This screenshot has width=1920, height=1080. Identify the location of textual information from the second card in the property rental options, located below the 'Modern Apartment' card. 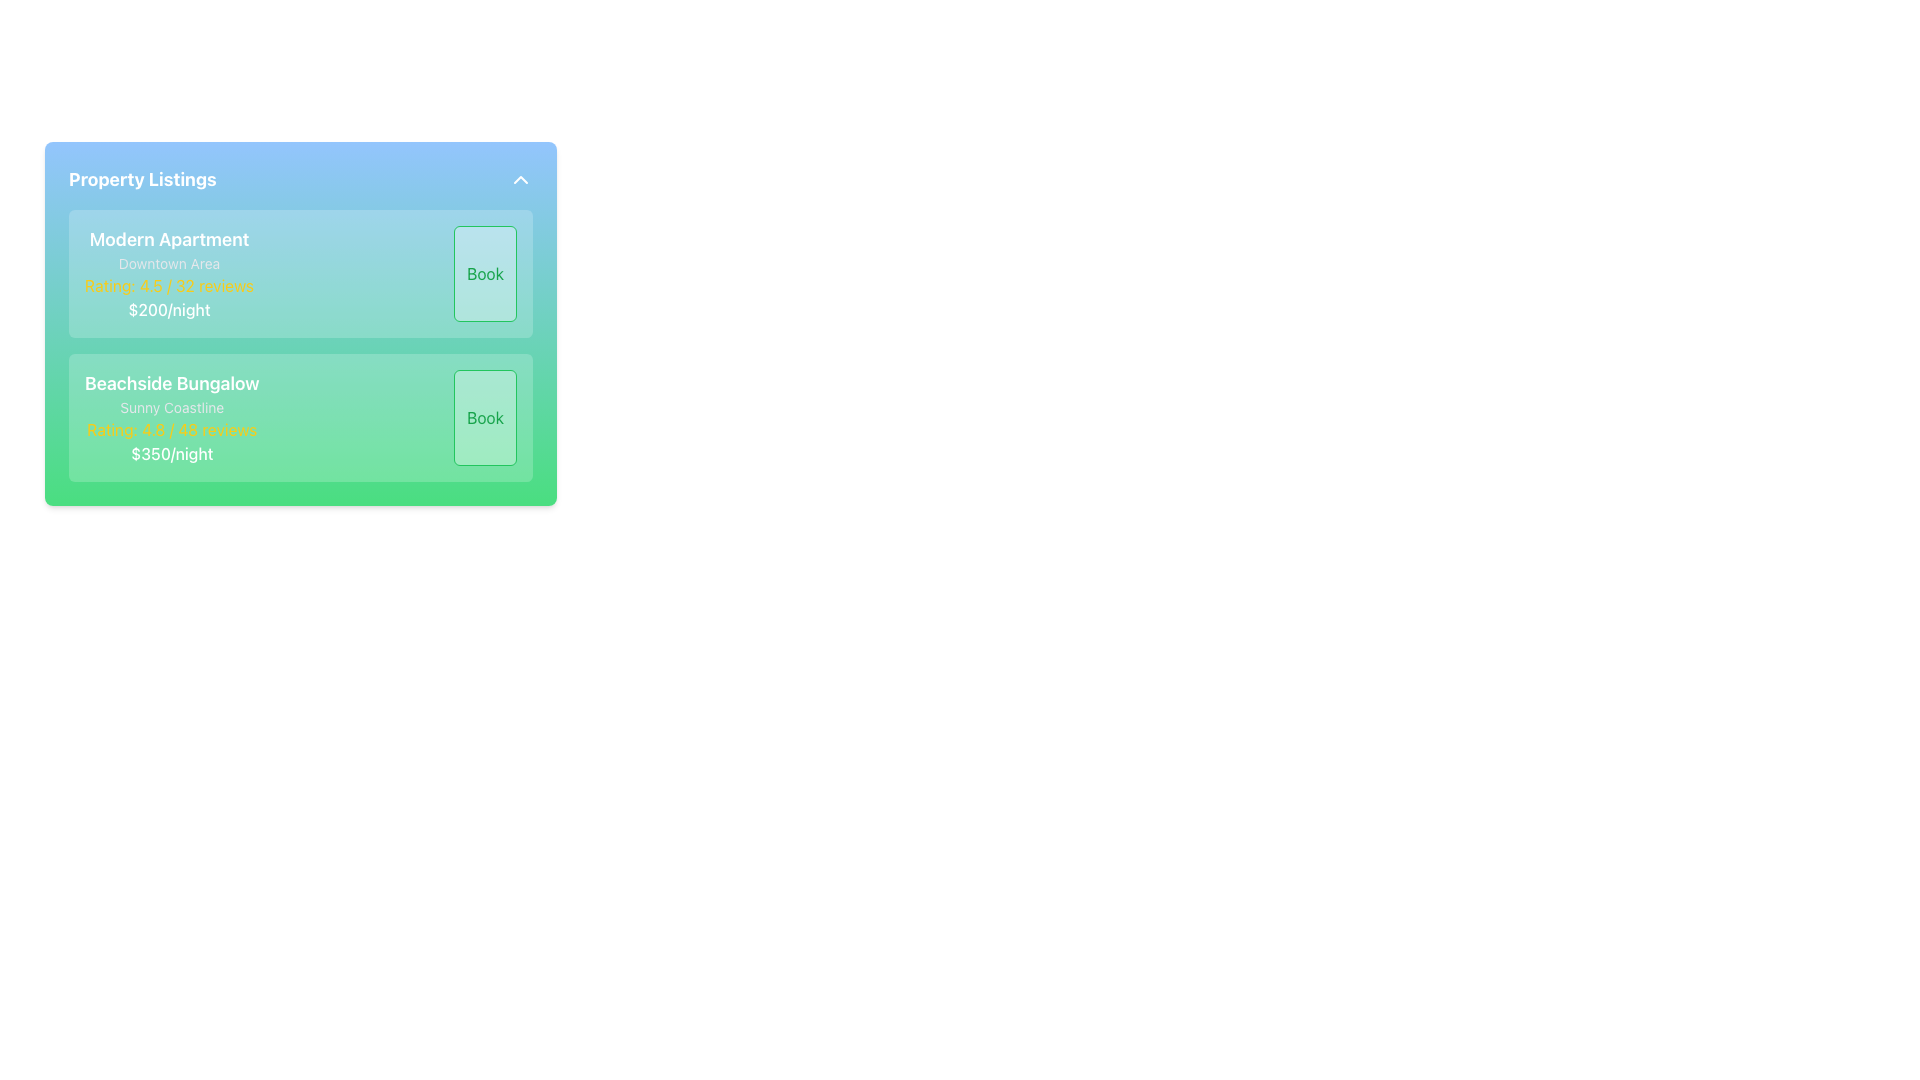
(300, 416).